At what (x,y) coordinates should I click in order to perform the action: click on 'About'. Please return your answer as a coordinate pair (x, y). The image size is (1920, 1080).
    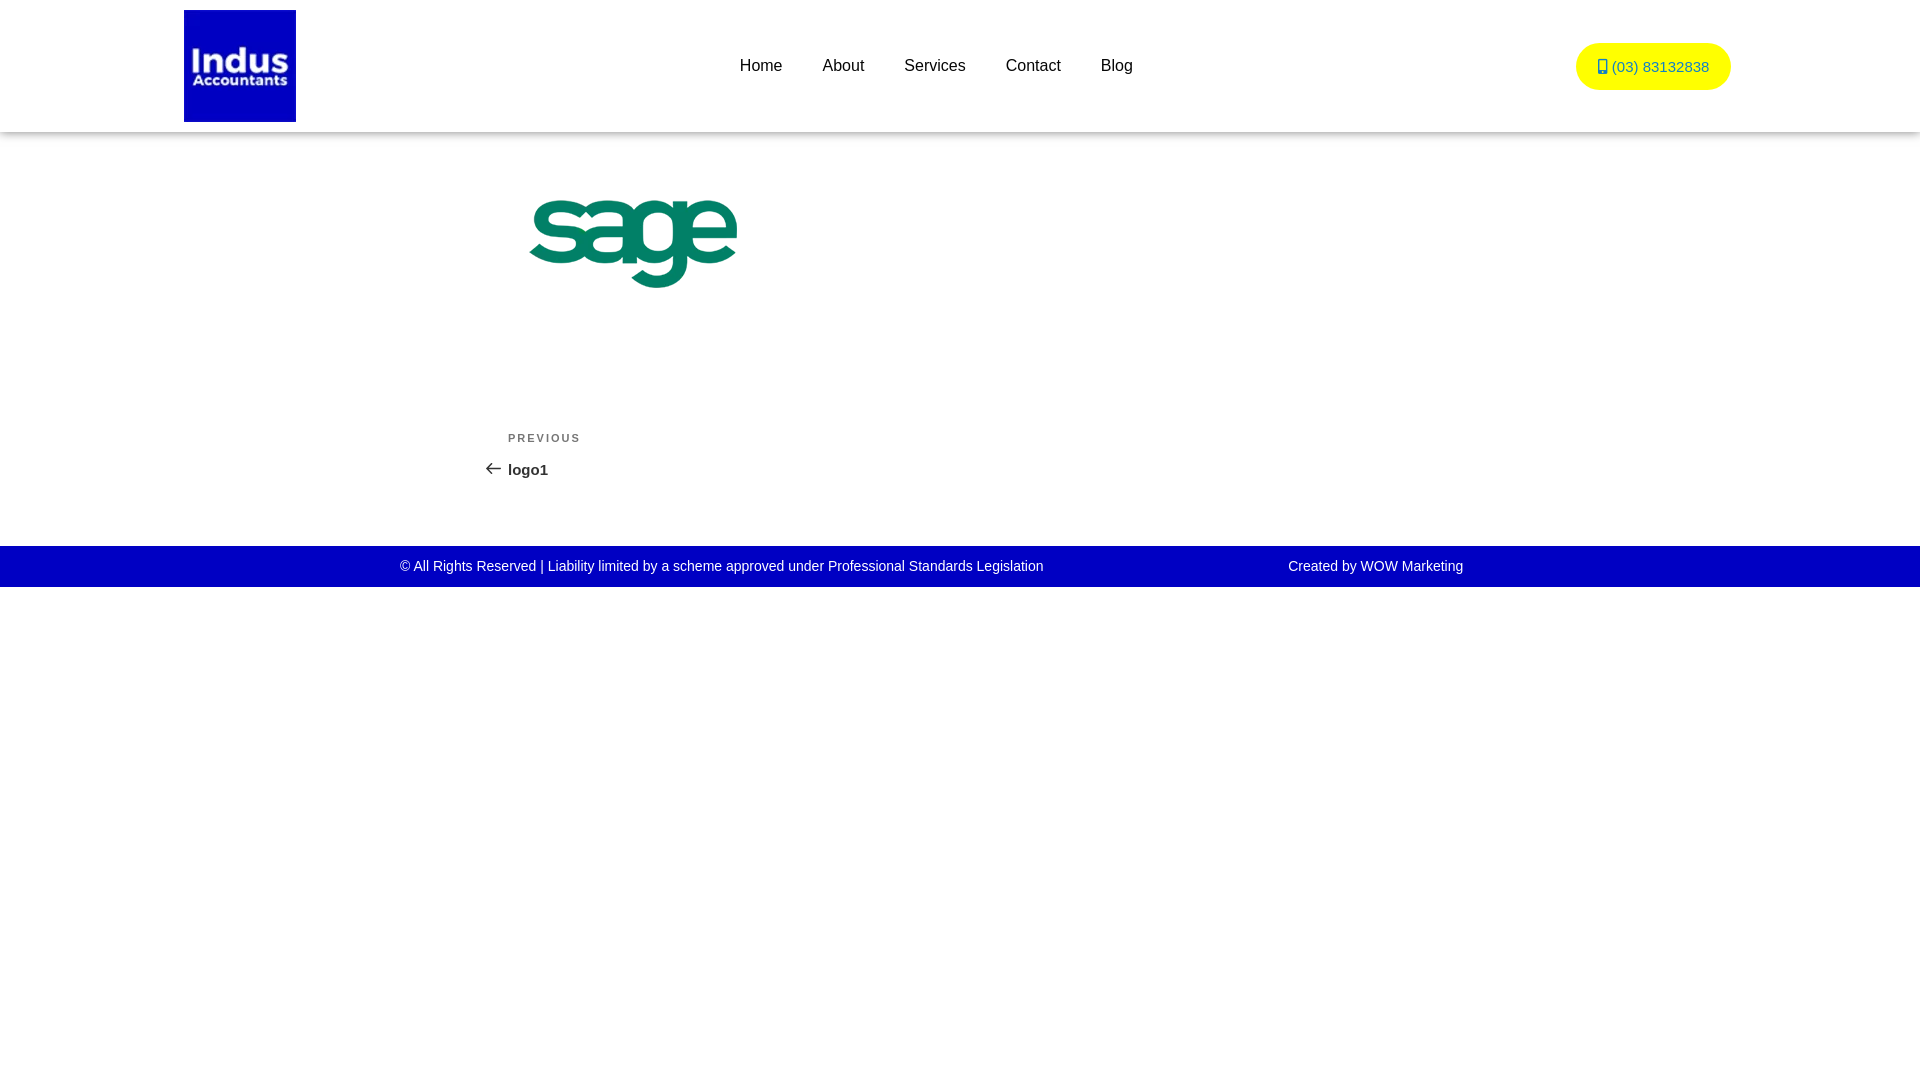
    Looking at the image, I should click on (844, 64).